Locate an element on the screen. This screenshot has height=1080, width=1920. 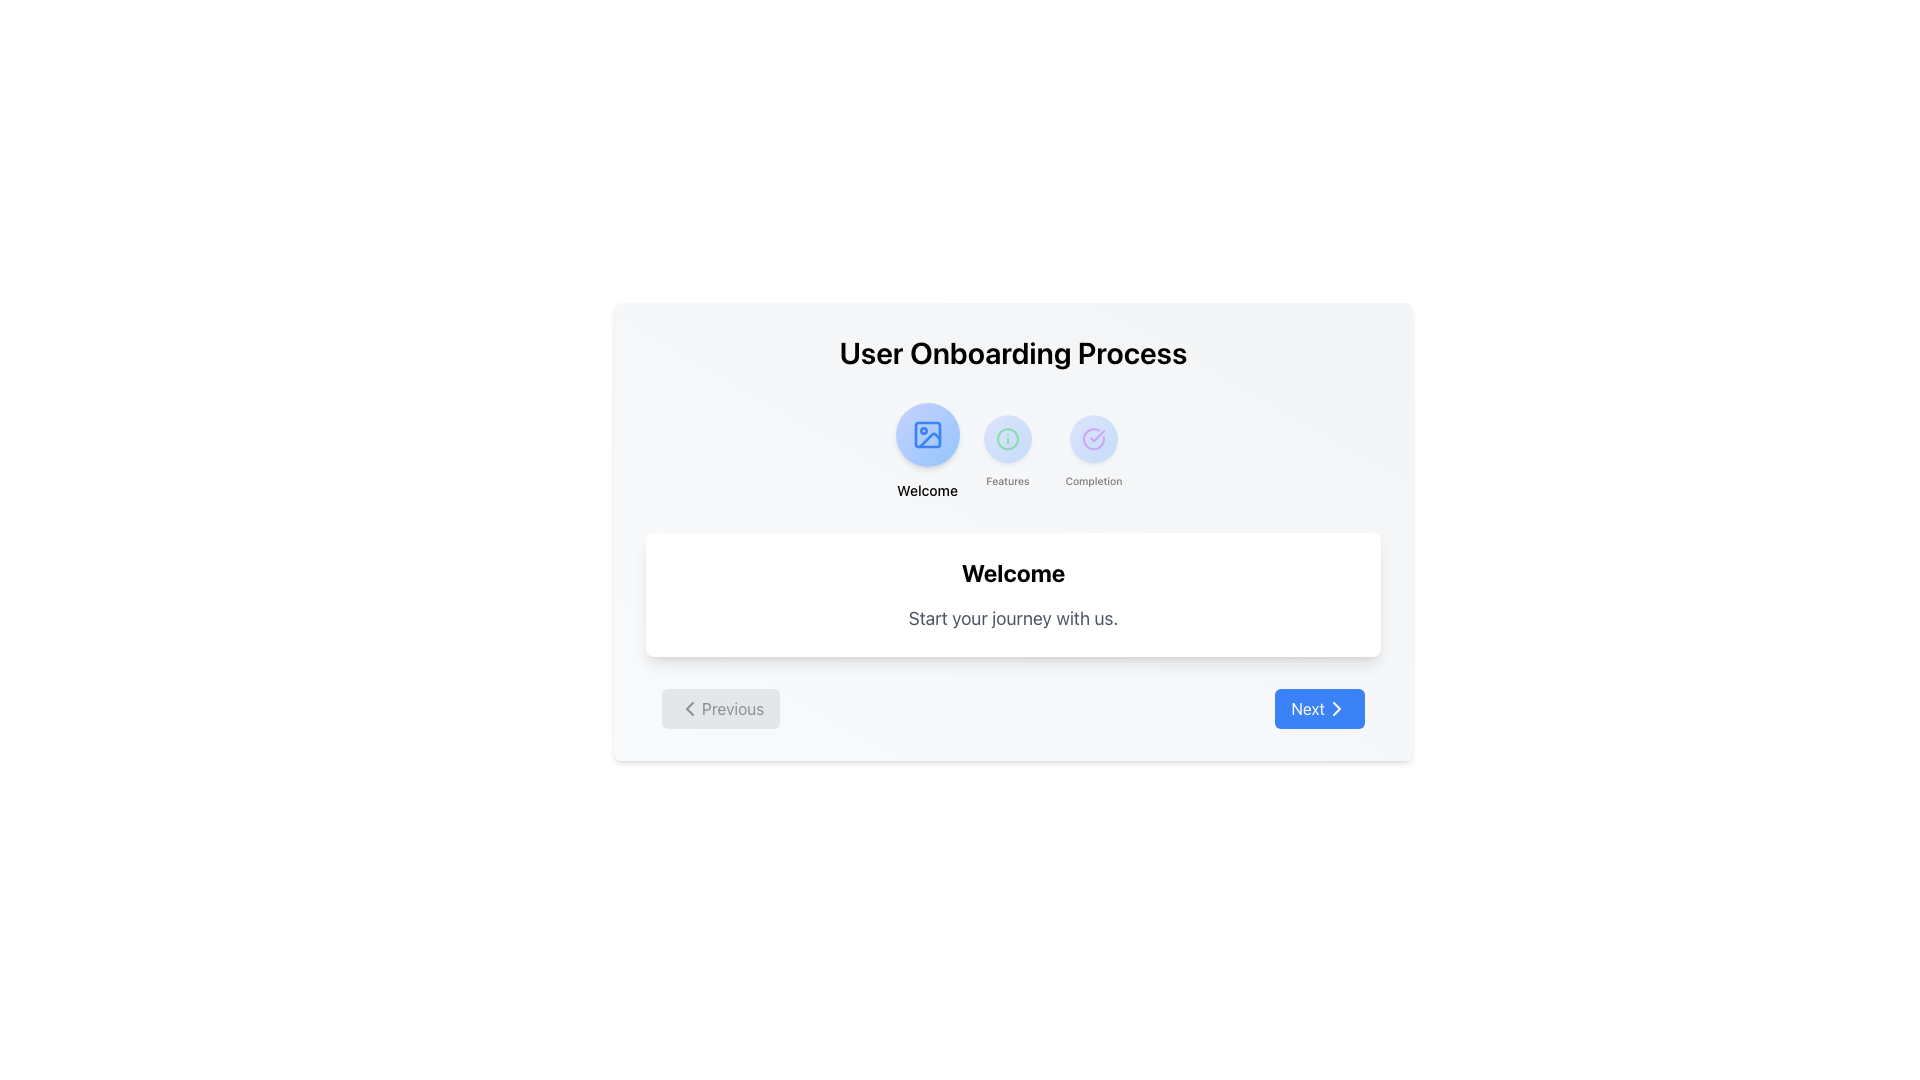
the left-pointing arrow SVG icon that is part of the 'Previous' button, which has a light gray background and is located at the bottom left of the page is located at coordinates (690, 708).